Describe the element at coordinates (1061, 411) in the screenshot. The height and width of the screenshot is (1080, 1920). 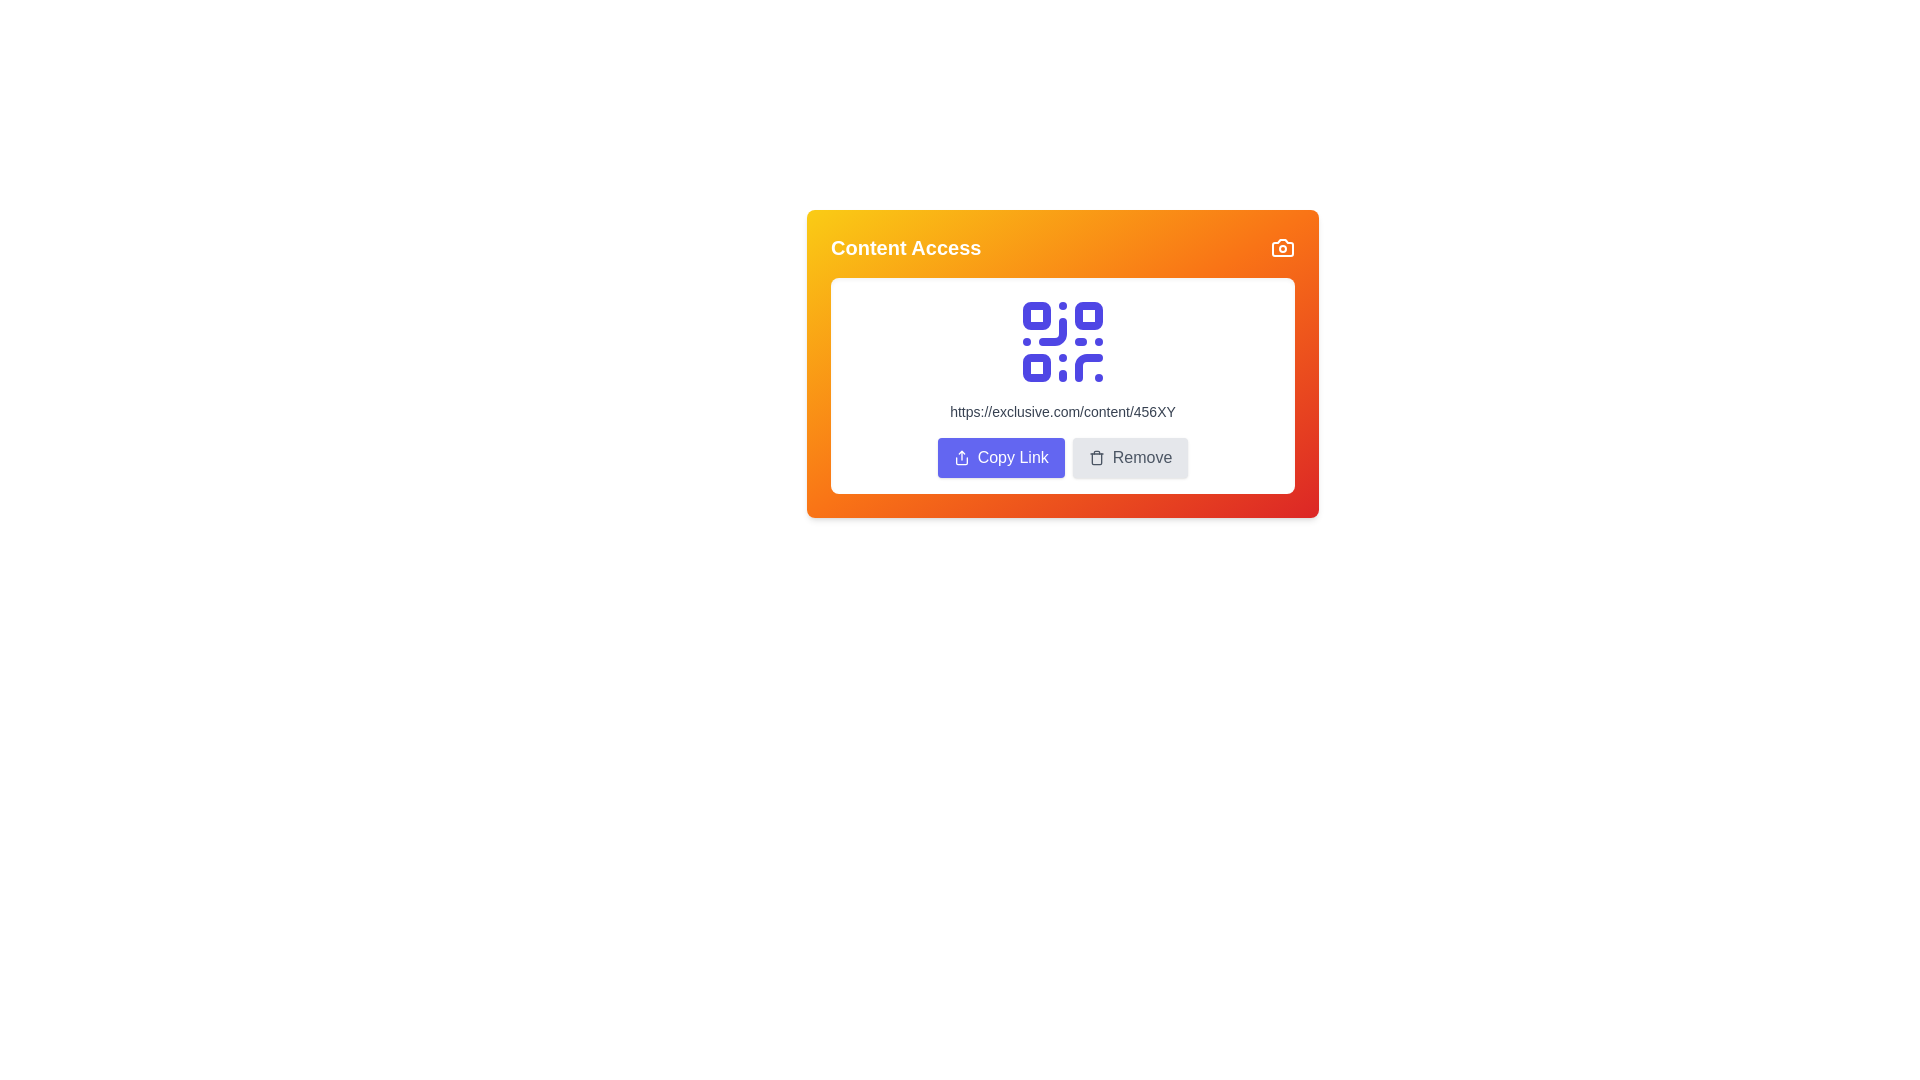
I see `the URL text displayed in the center of the card, located below the QR code, for copying` at that location.